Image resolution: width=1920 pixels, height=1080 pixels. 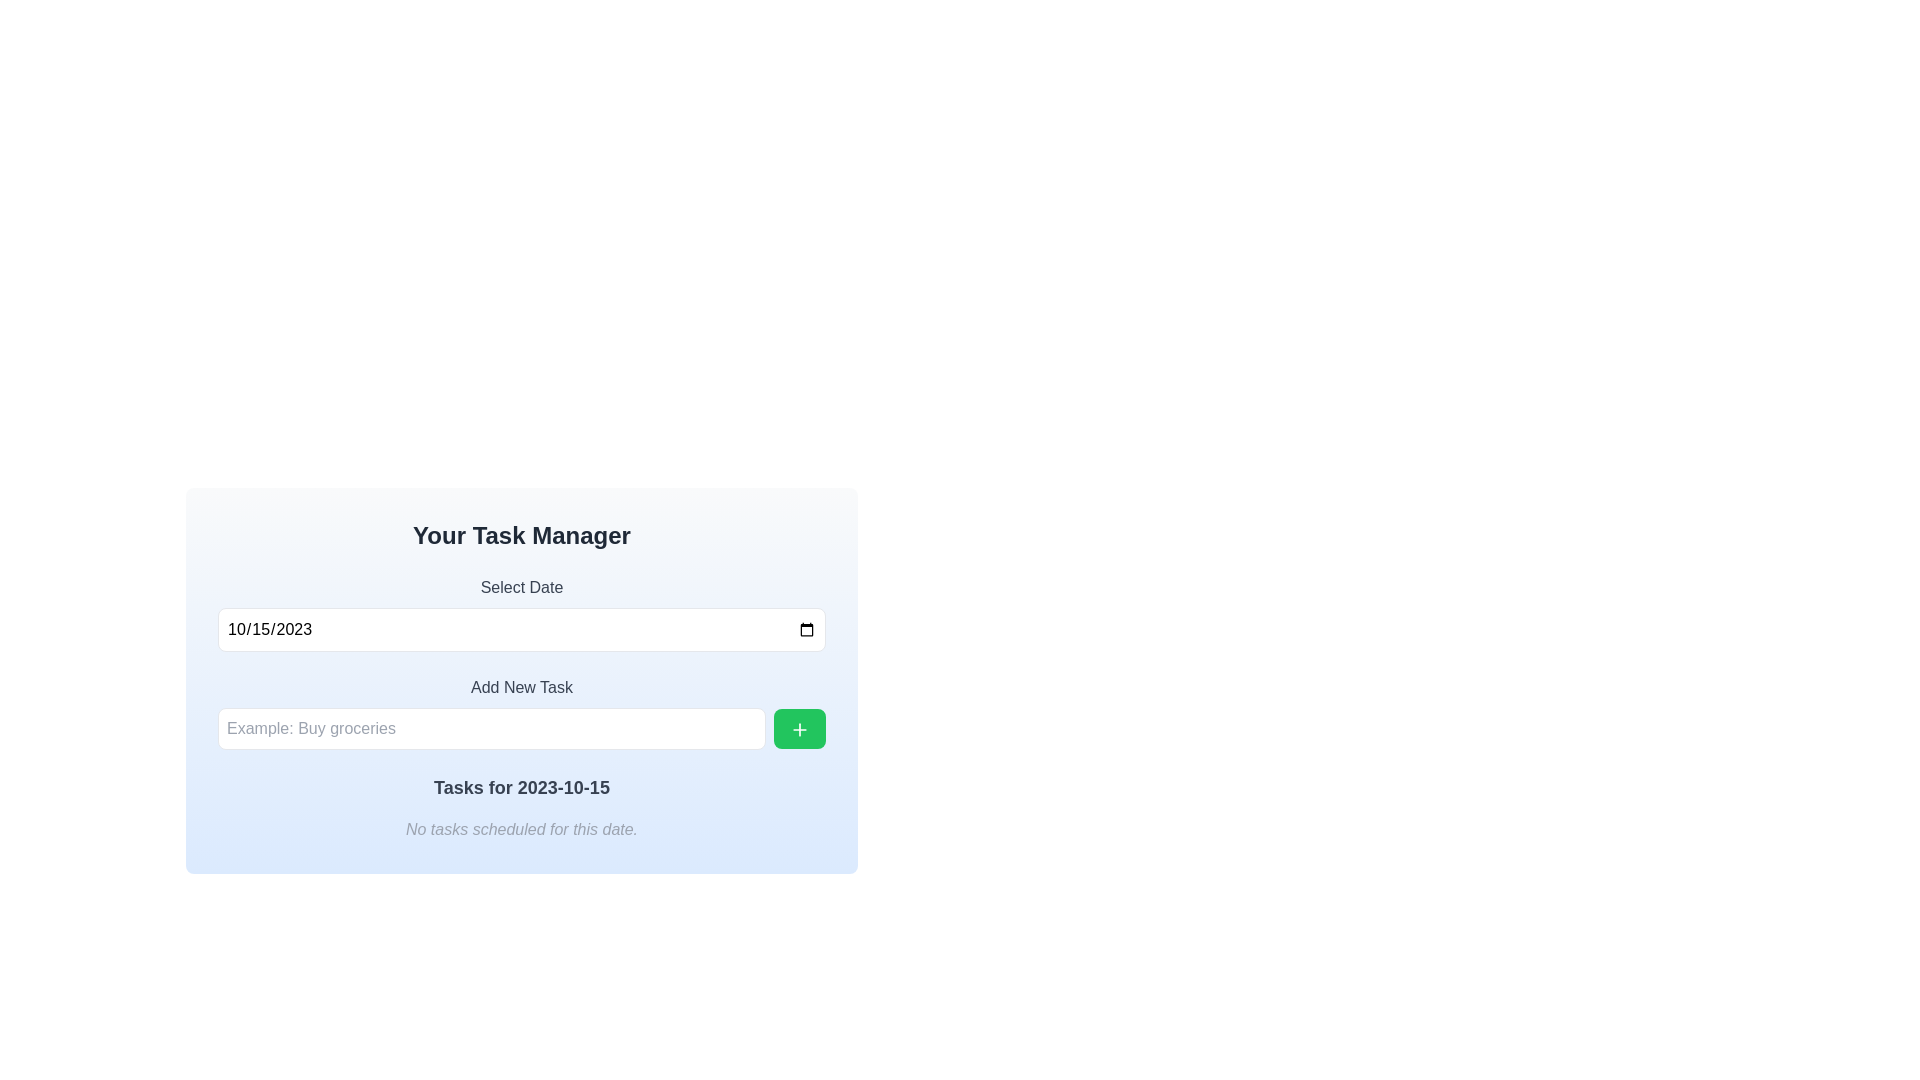 I want to click on the 'Add' button represented by a plus symbol for keyboard navigation, so click(x=800, y=729).